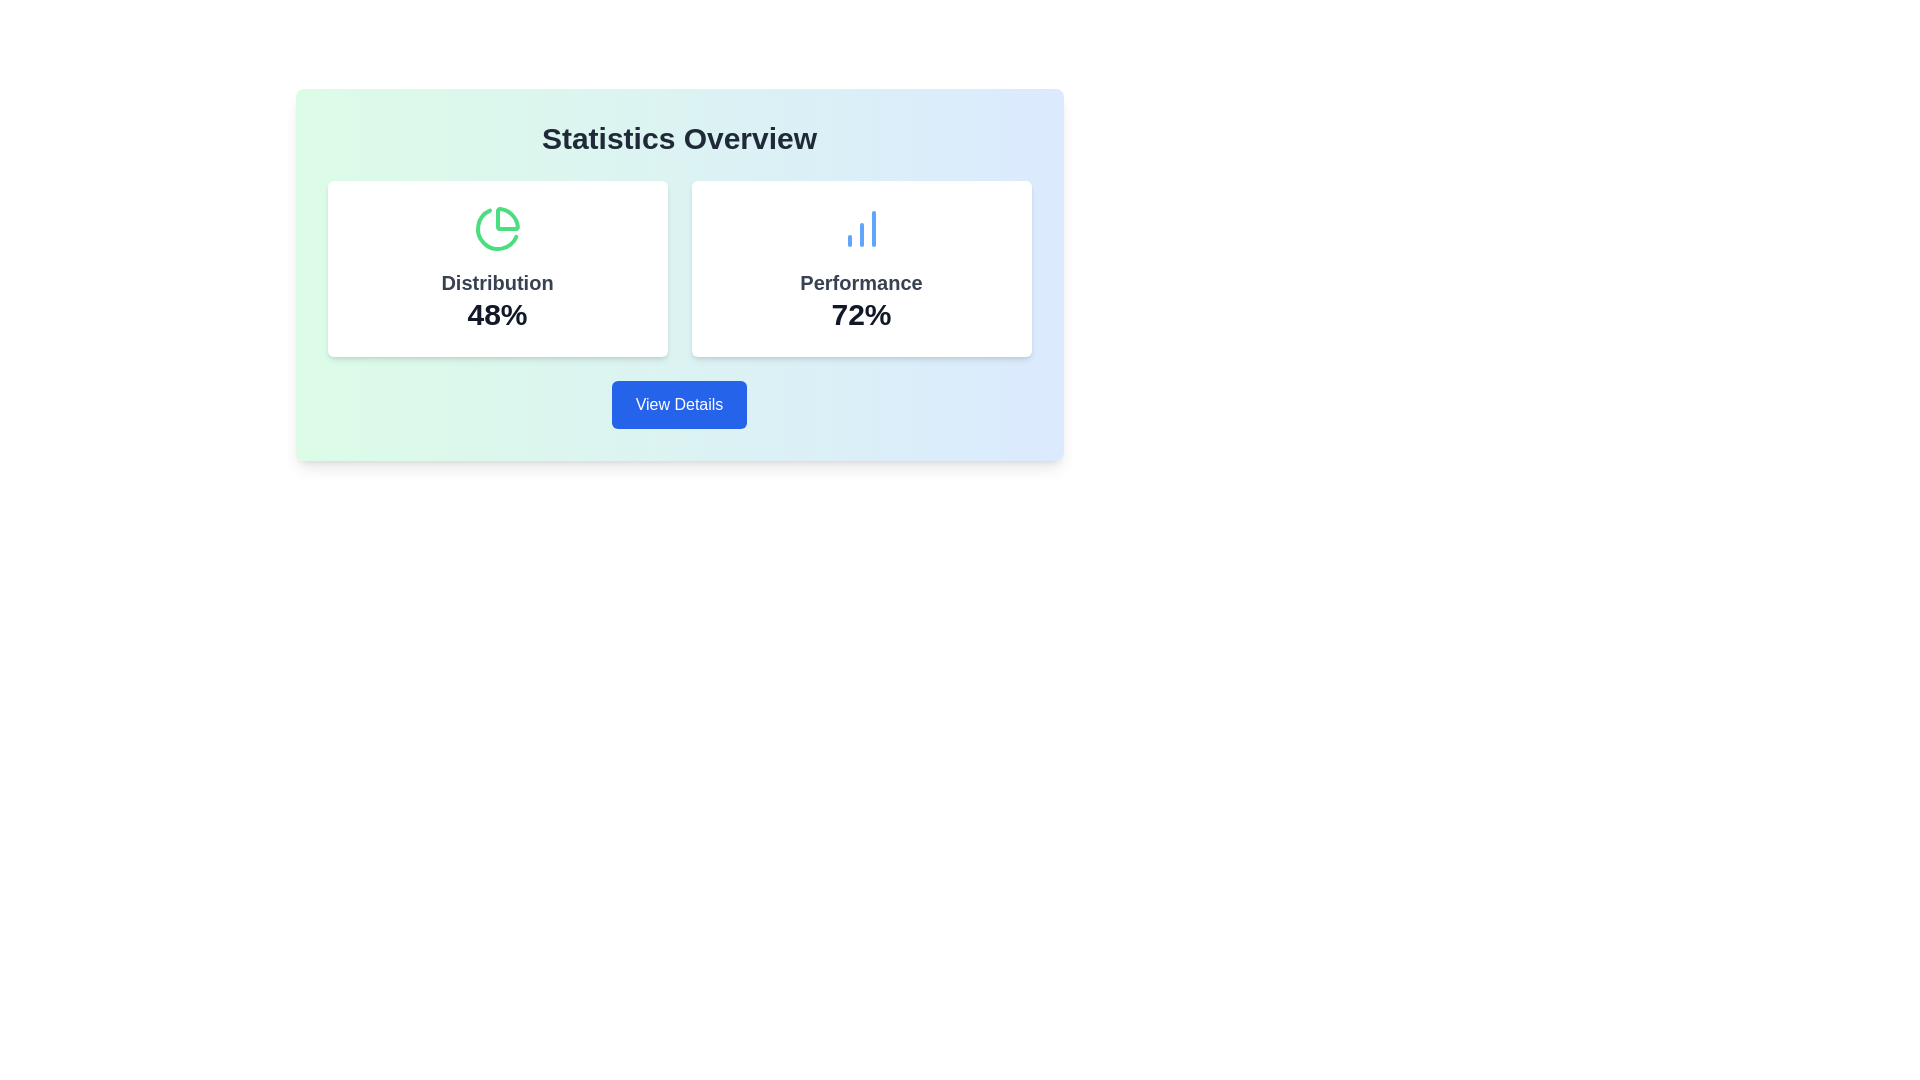 This screenshot has width=1920, height=1080. Describe the element at coordinates (497, 227) in the screenshot. I see `the green pie chart icon located at the top center of the left card titled 'Distribution' with subtitle '48%'` at that location.